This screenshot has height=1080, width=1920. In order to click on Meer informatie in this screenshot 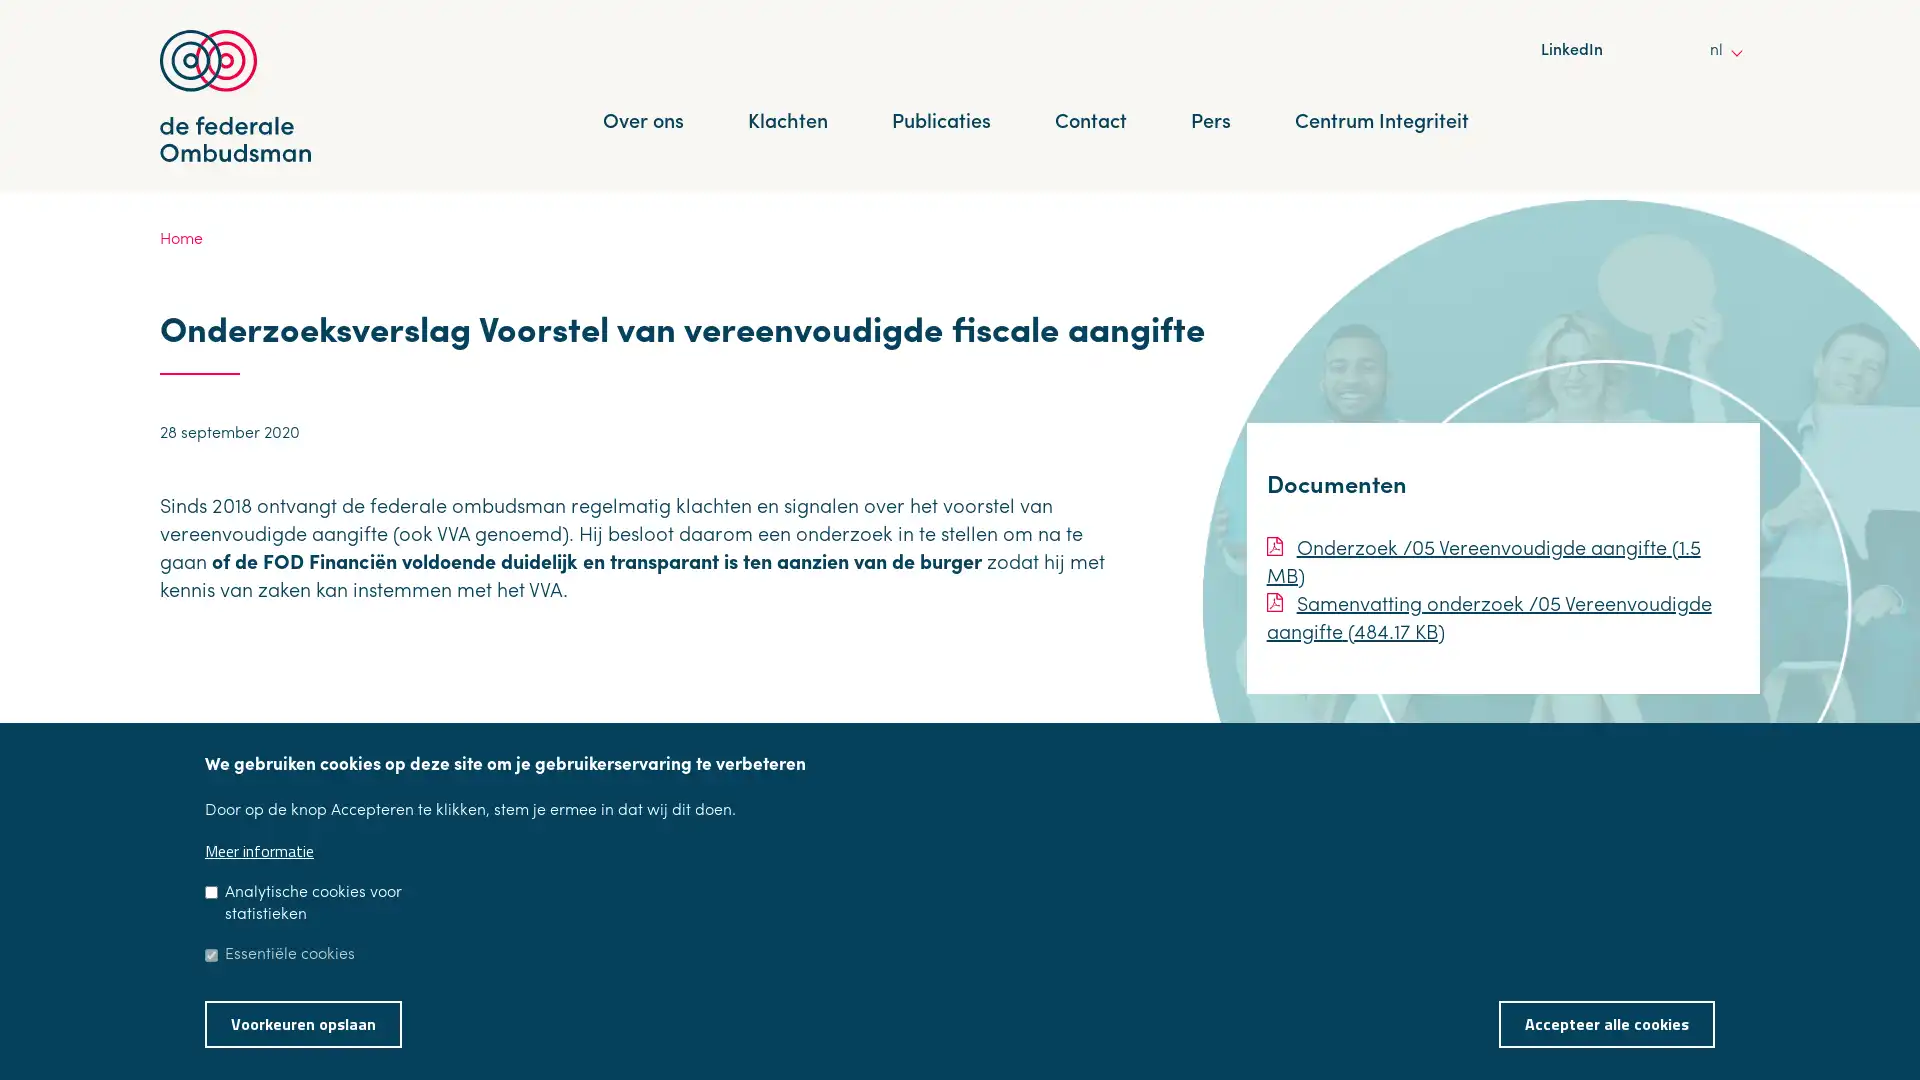, I will do `click(258, 851)`.